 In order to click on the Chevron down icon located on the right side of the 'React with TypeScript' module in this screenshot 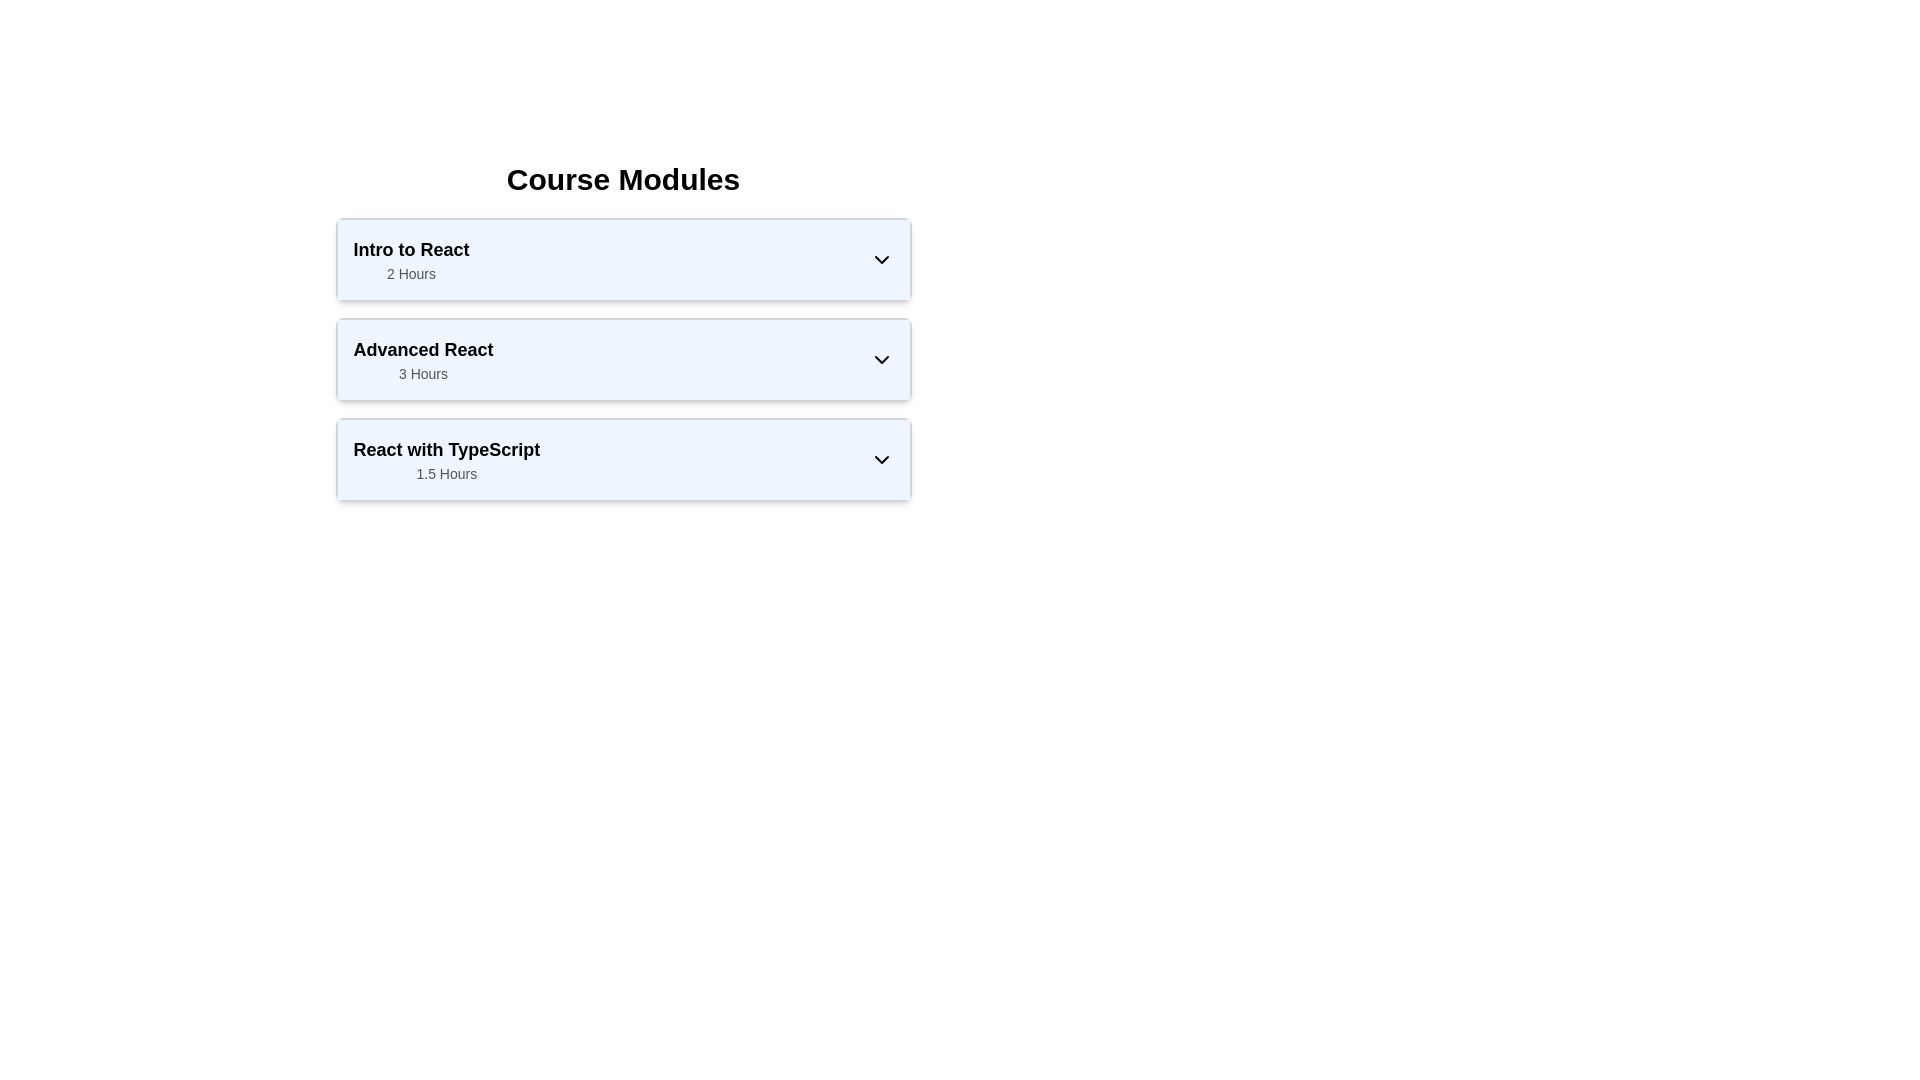, I will do `click(880, 459)`.